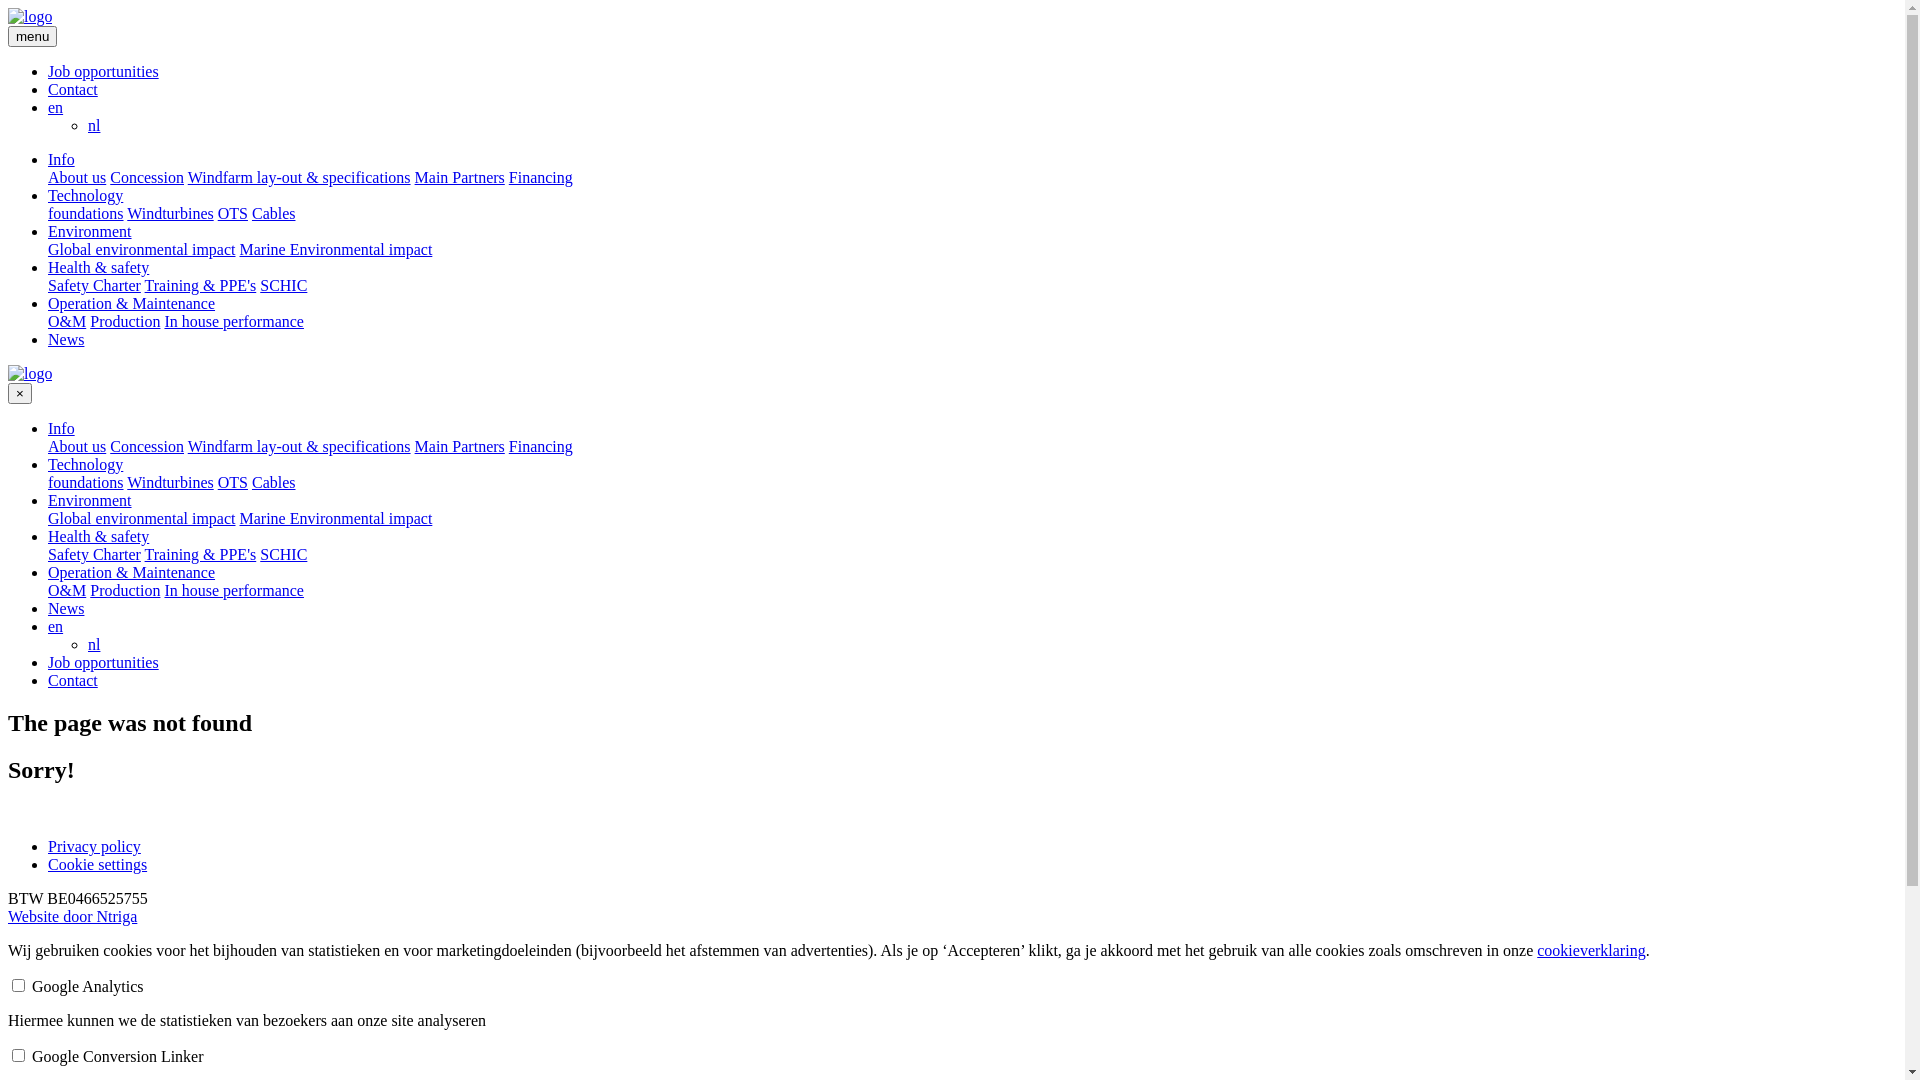 The image size is (1920, 1080). I want to click on 'en', so click(48, 625).